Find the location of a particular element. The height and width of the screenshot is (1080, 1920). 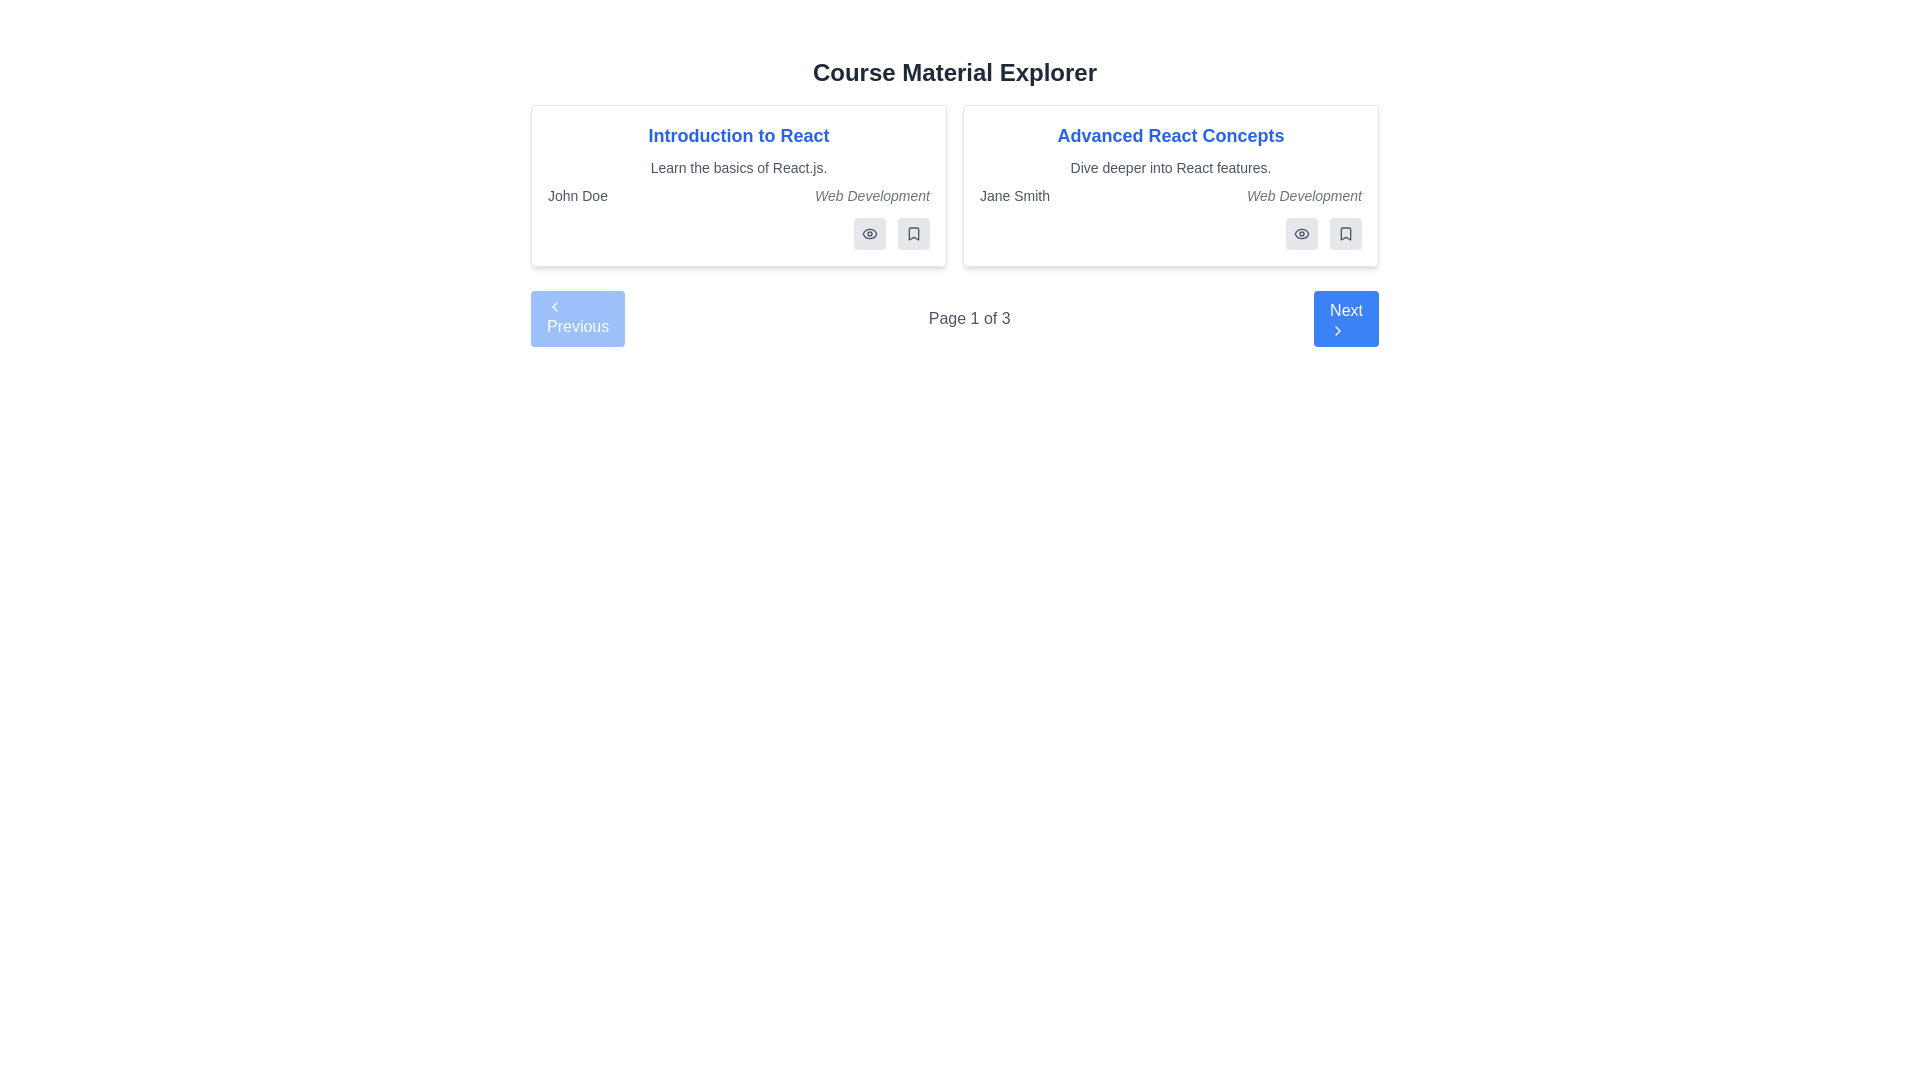

title text located at the top of the card, which conveys the main topic or focus of the card's content is located at coordinates (1171, 135).